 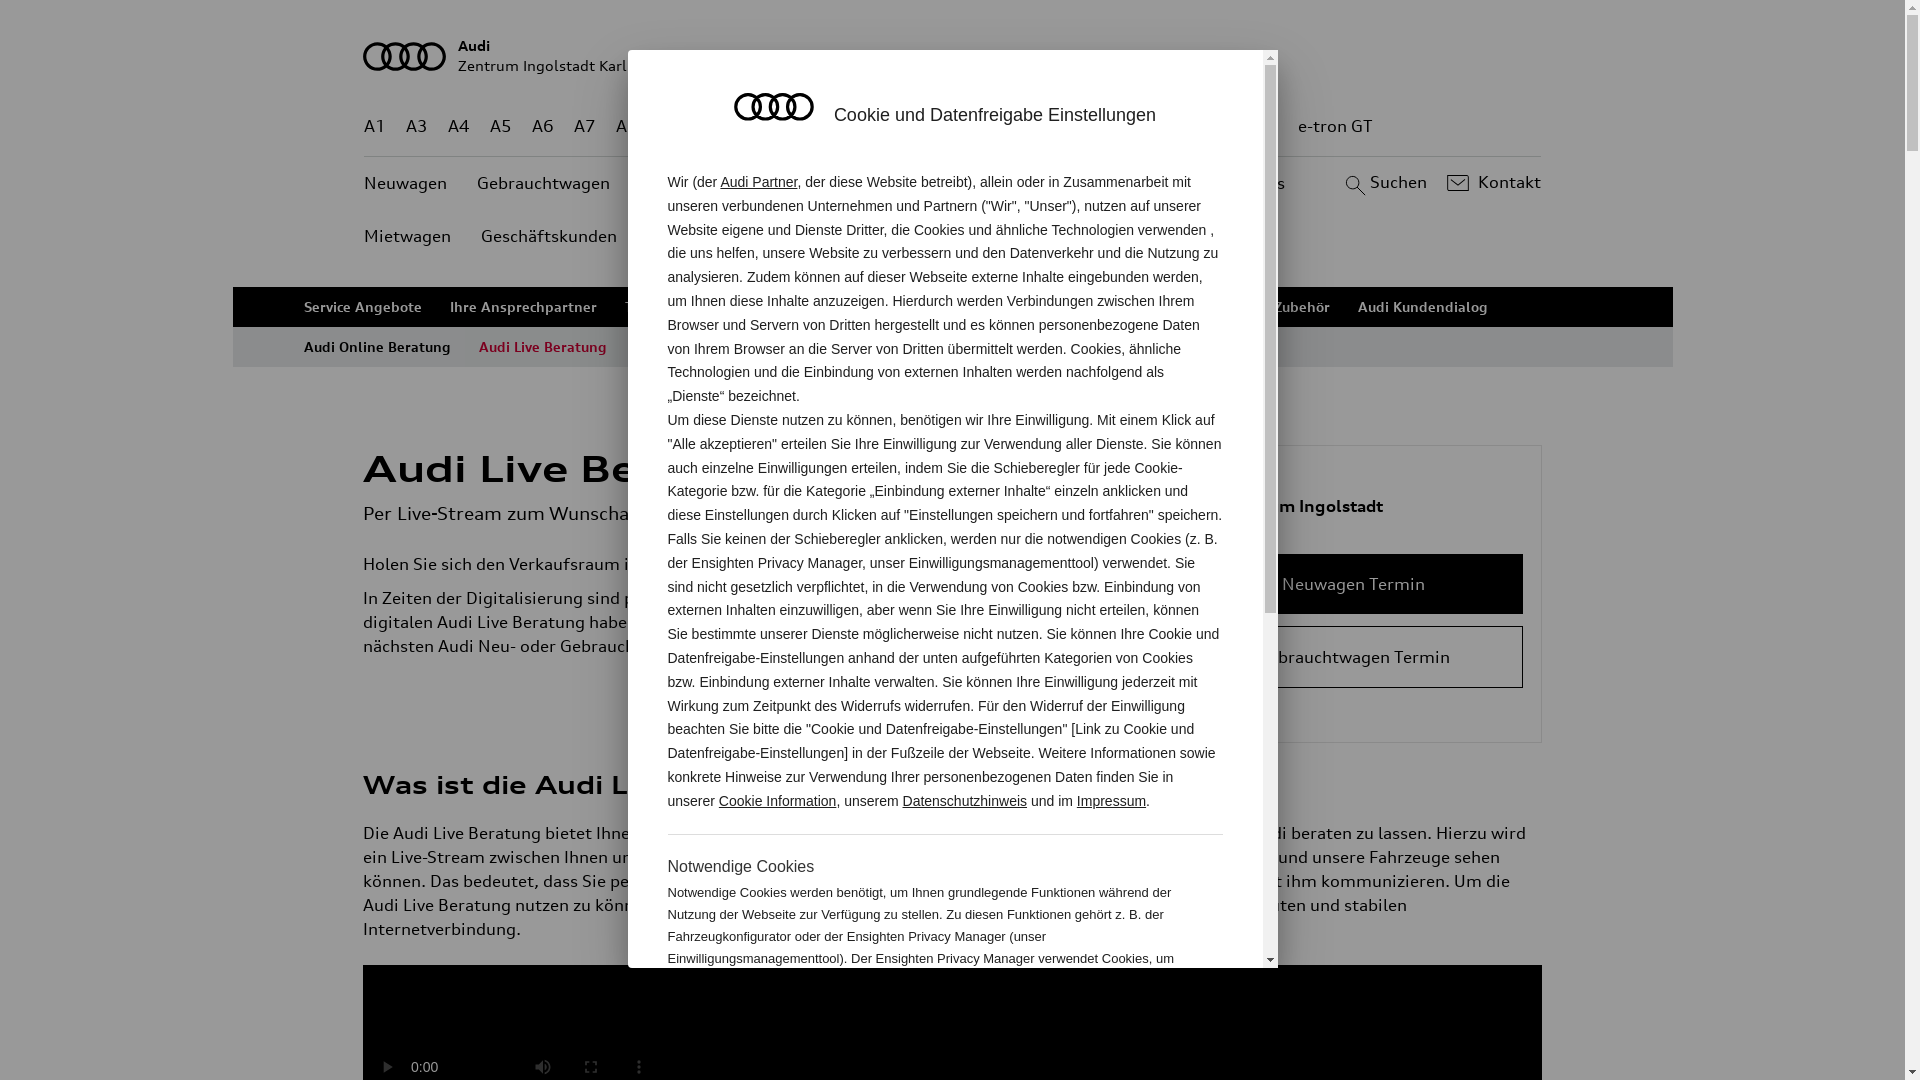 I want to click on 'Neuwagen Termin', so click(x=1353, y=583).